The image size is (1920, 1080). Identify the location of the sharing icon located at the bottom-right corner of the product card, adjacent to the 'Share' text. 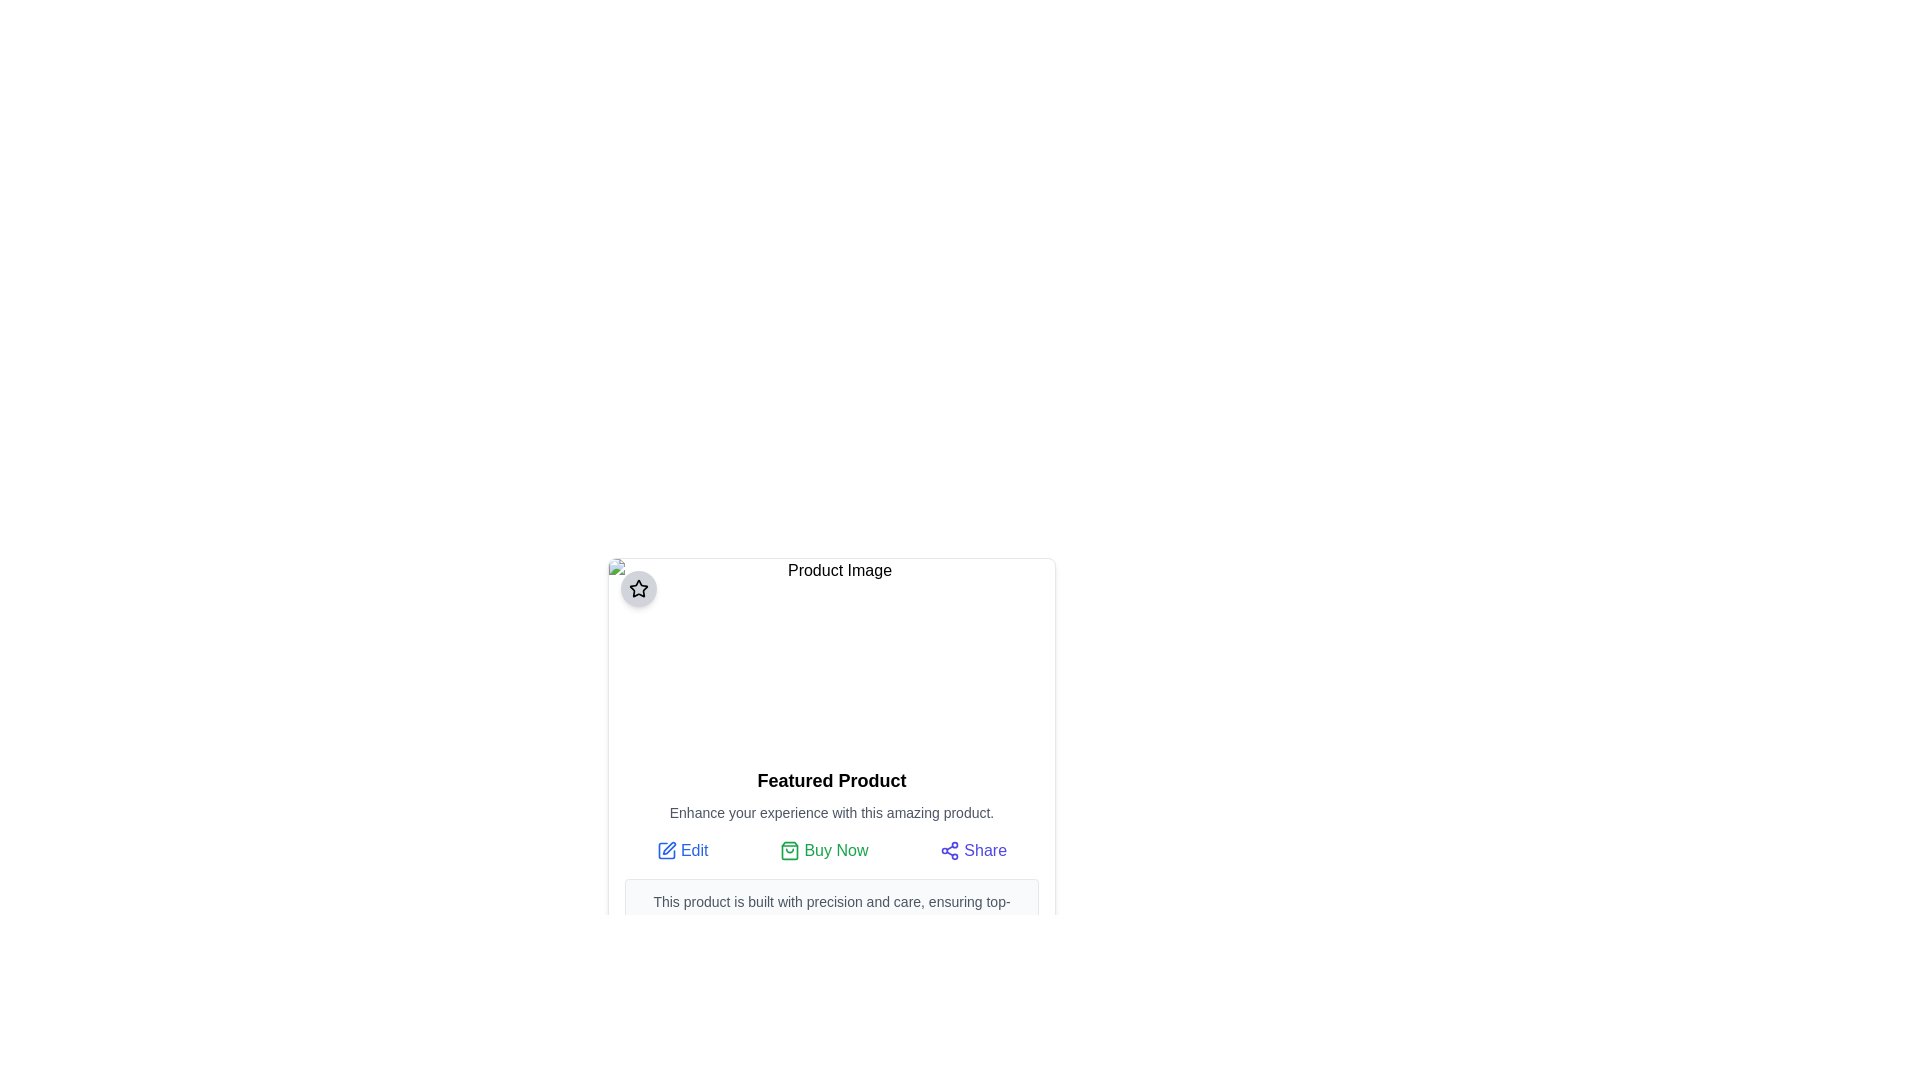
(949, 851).